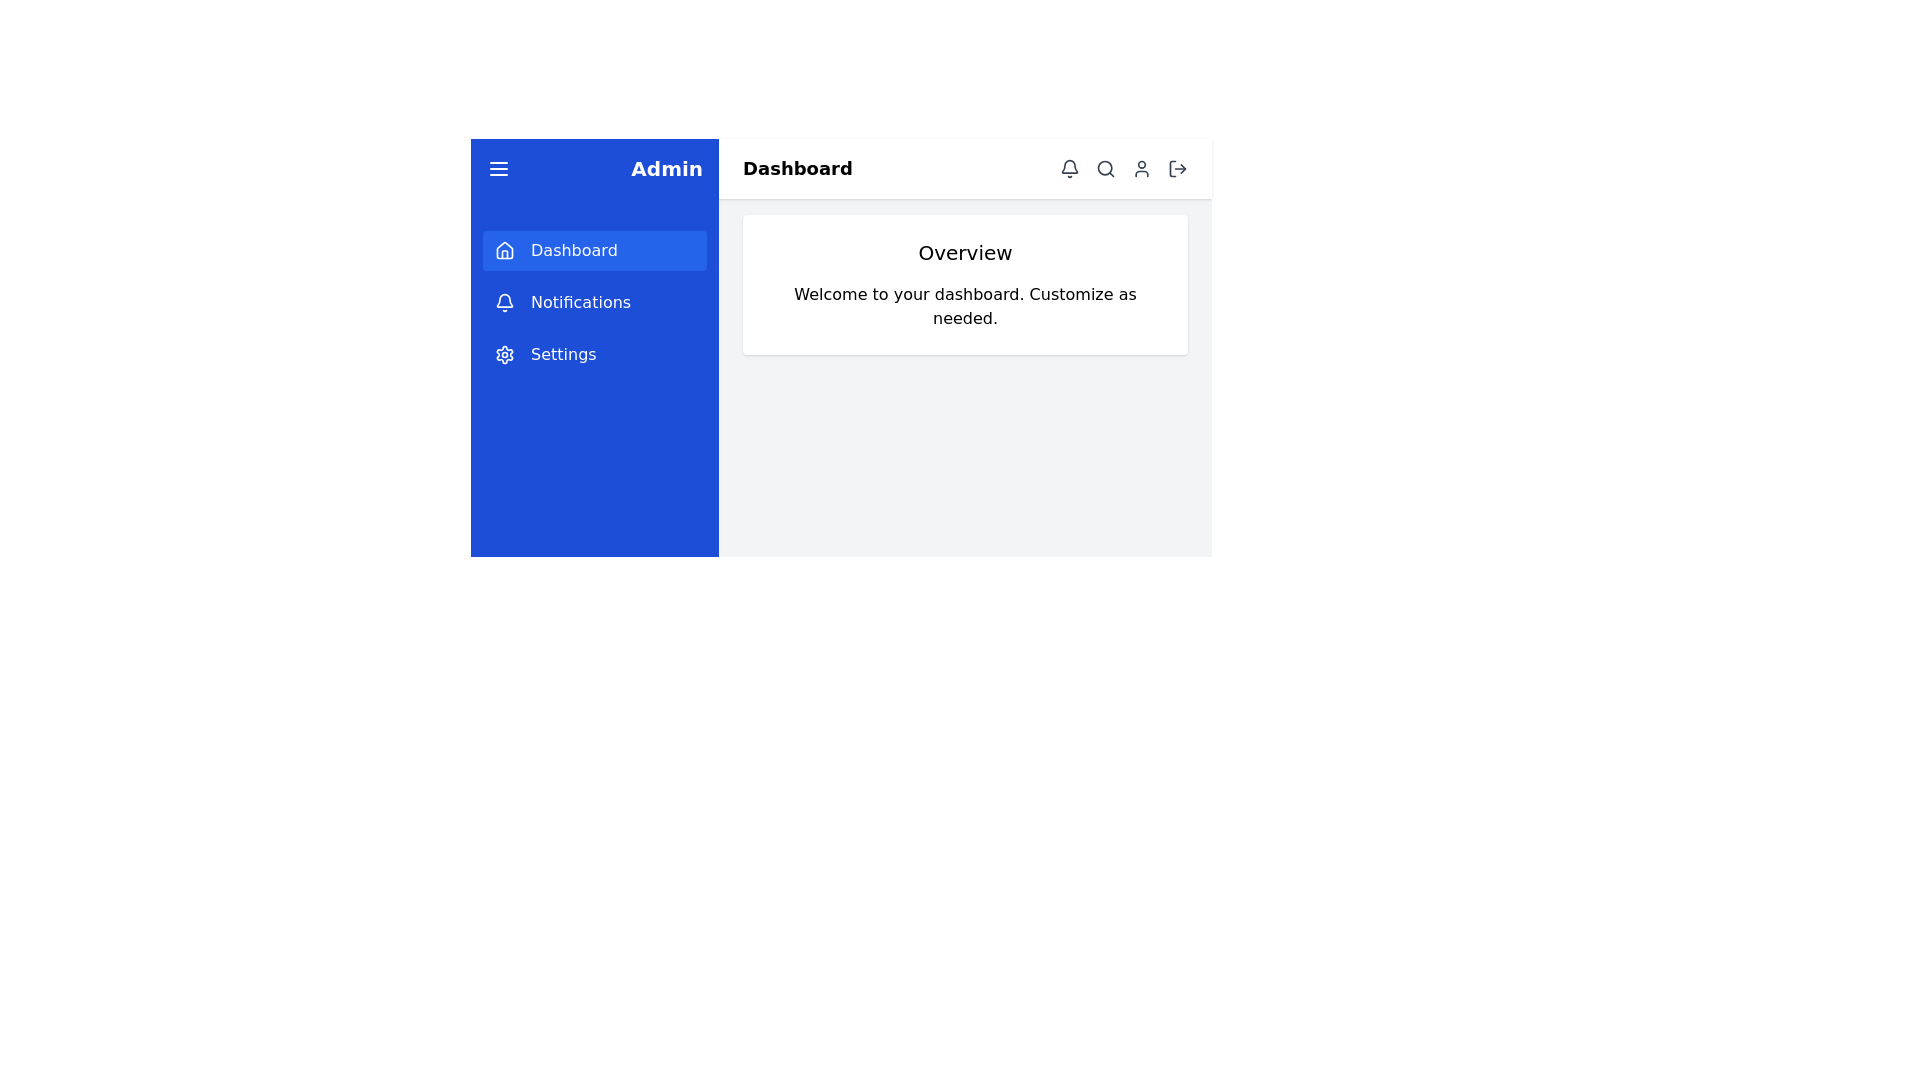  I want to click on the gear icon, which is white with rounded edges and located to the left of the 'Settings' text in the vertical navigation menu, so click(504, 353).